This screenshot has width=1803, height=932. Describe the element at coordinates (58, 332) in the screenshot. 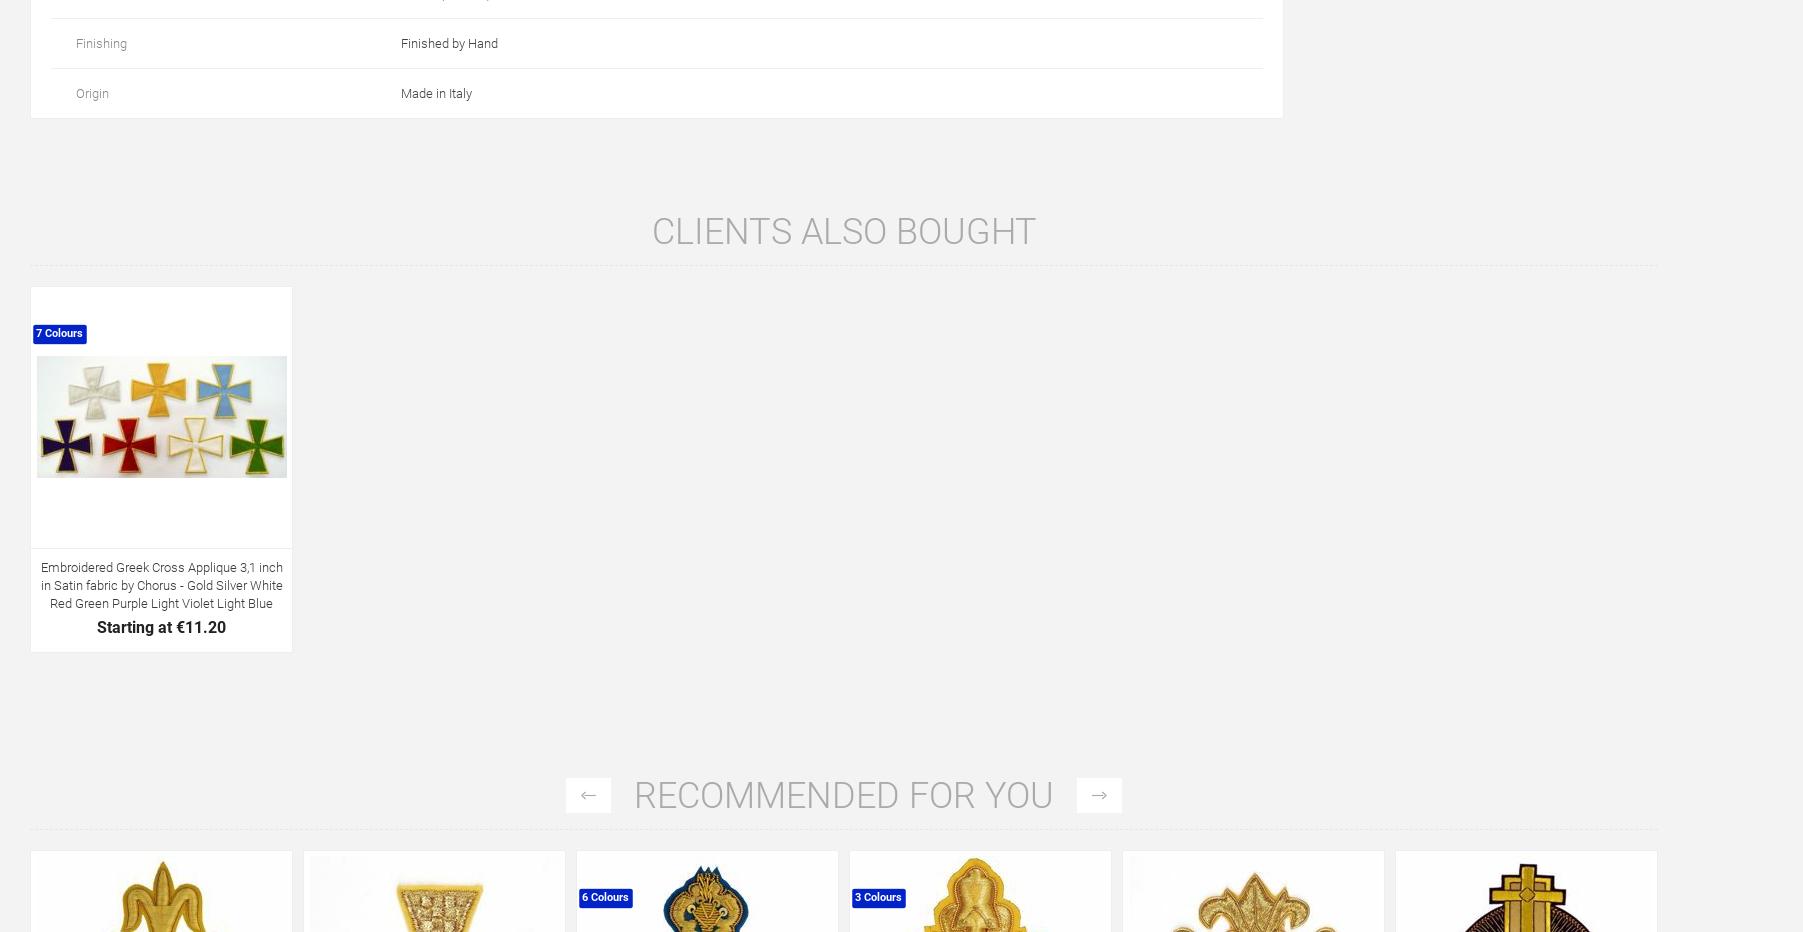

I see `'7 Colours'` at that location.